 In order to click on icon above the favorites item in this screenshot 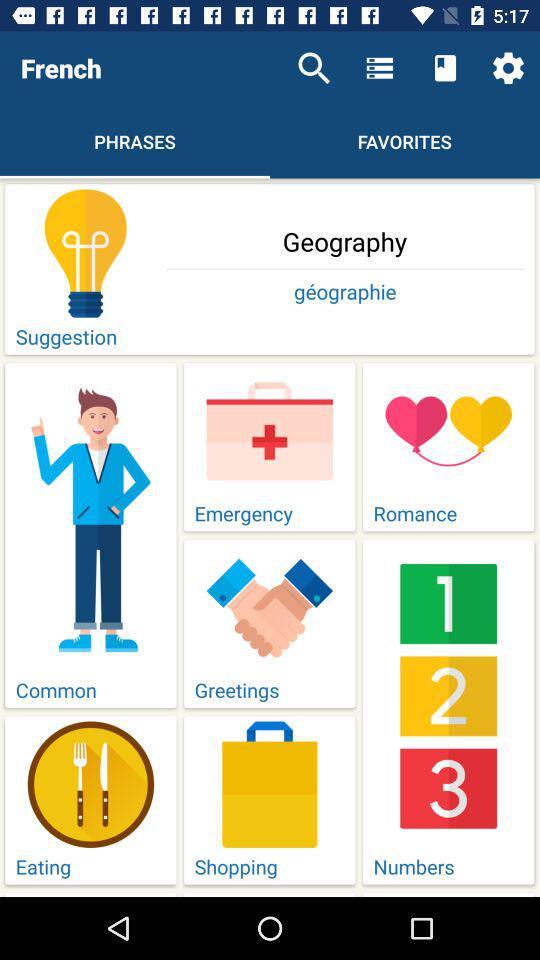, I will do `click(379, 68)`.